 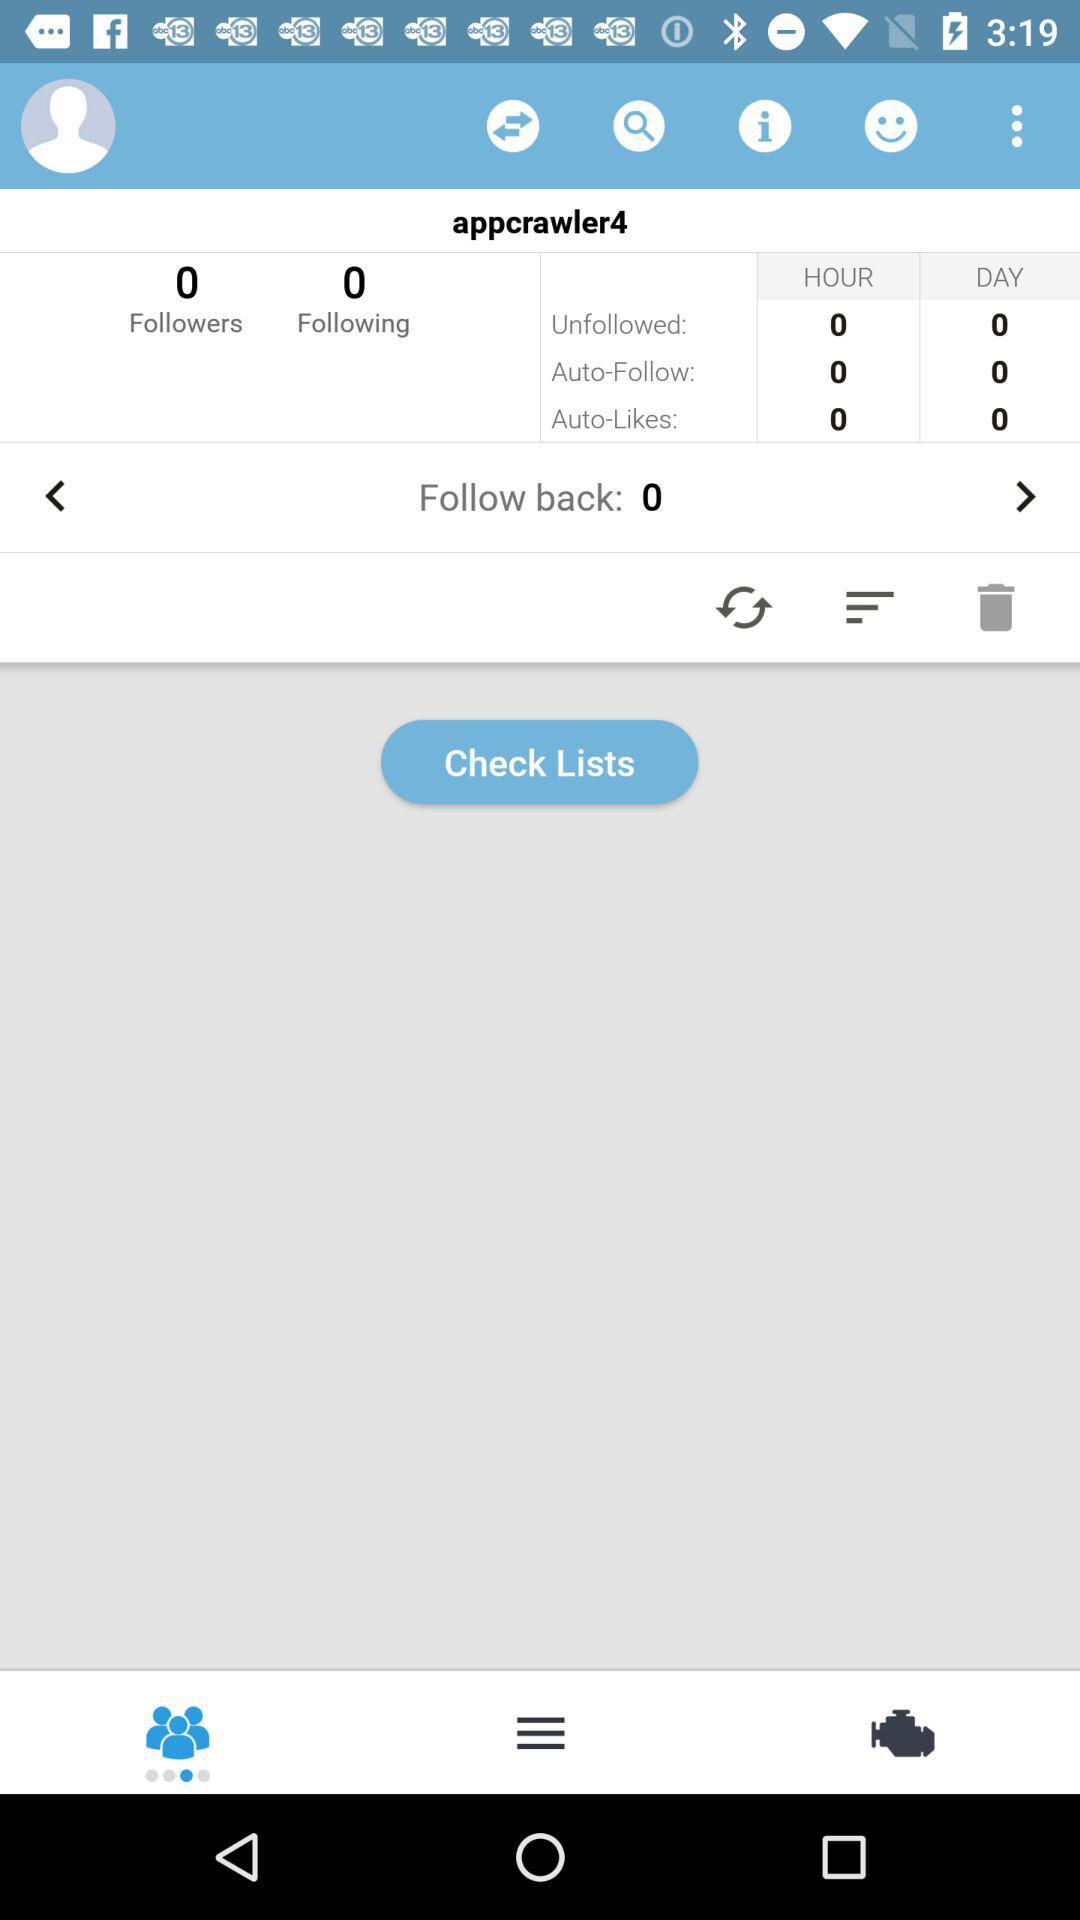 What do you see at coordinates (512, 124) in the screenshot?
I see `transfer information` at bounding box center [512, 124].